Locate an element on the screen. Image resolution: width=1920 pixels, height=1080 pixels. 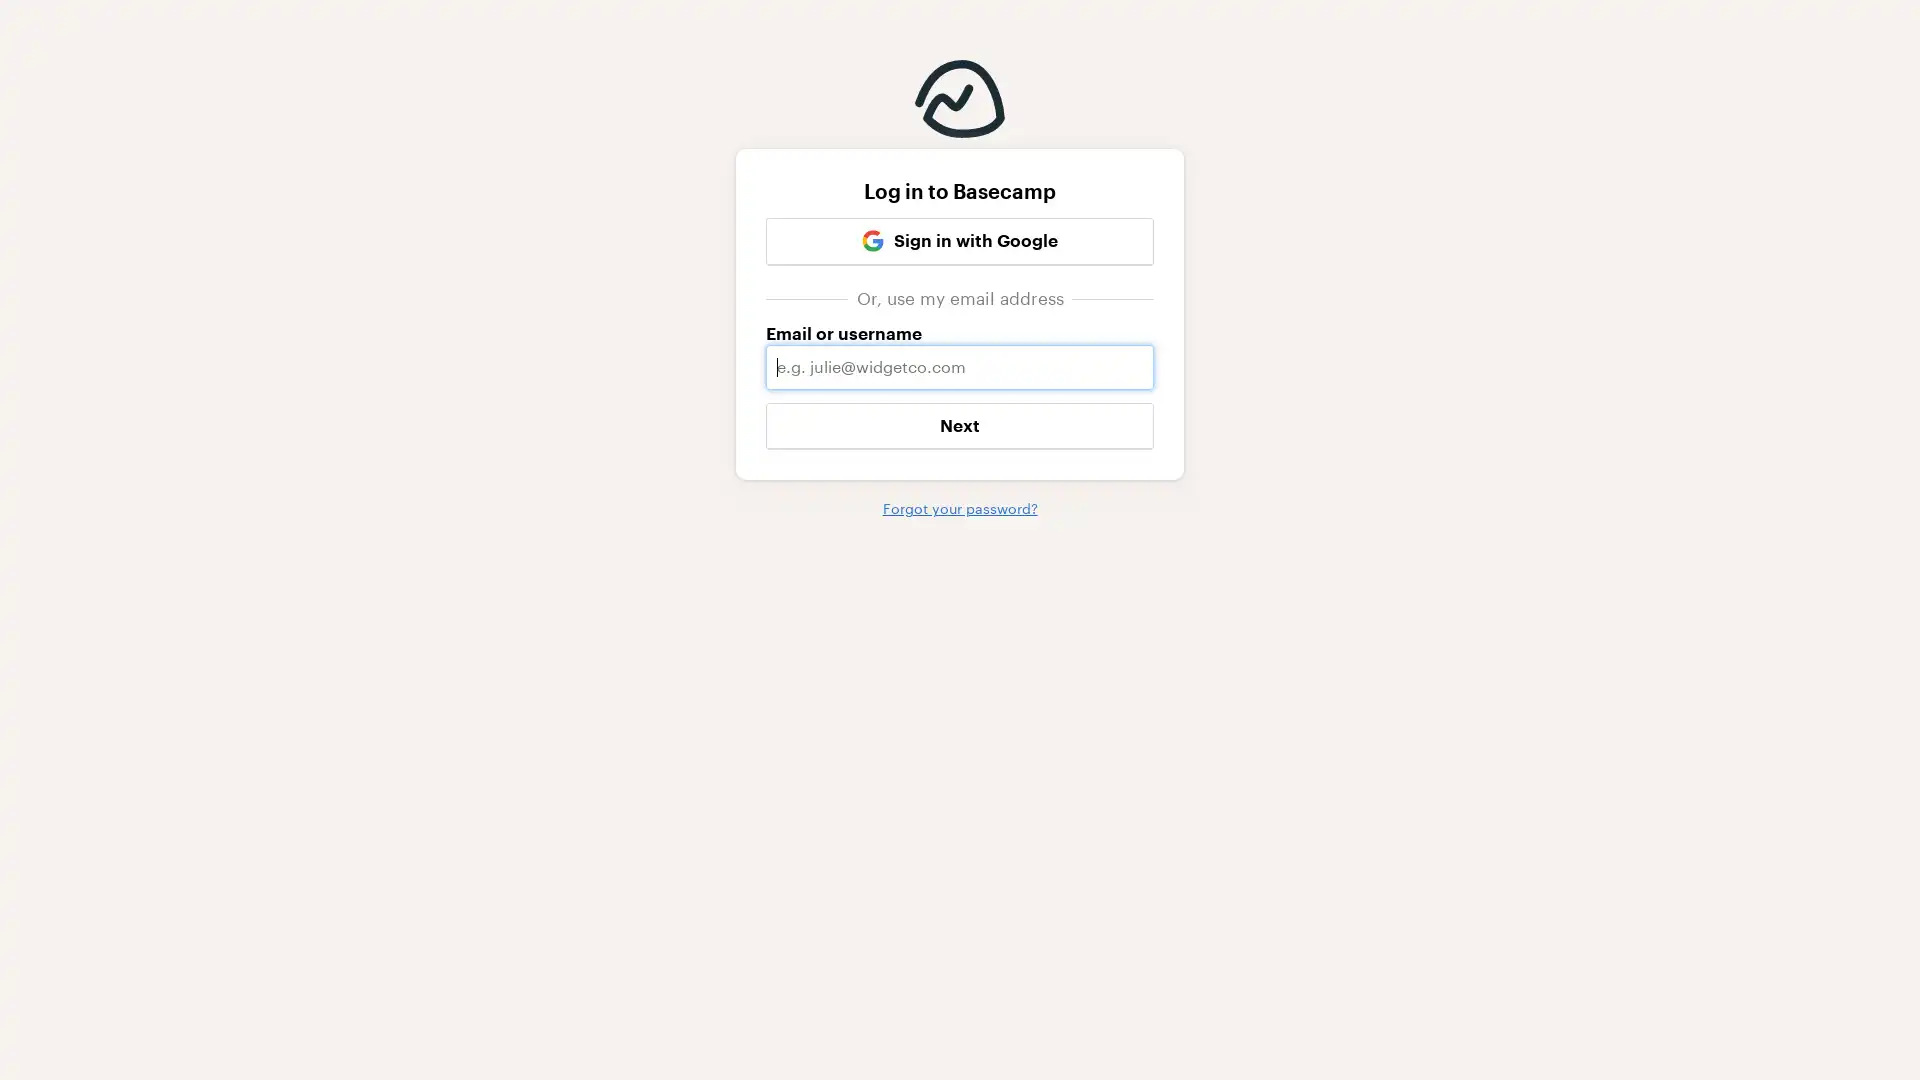
Next is located at coordinates (960, 425).